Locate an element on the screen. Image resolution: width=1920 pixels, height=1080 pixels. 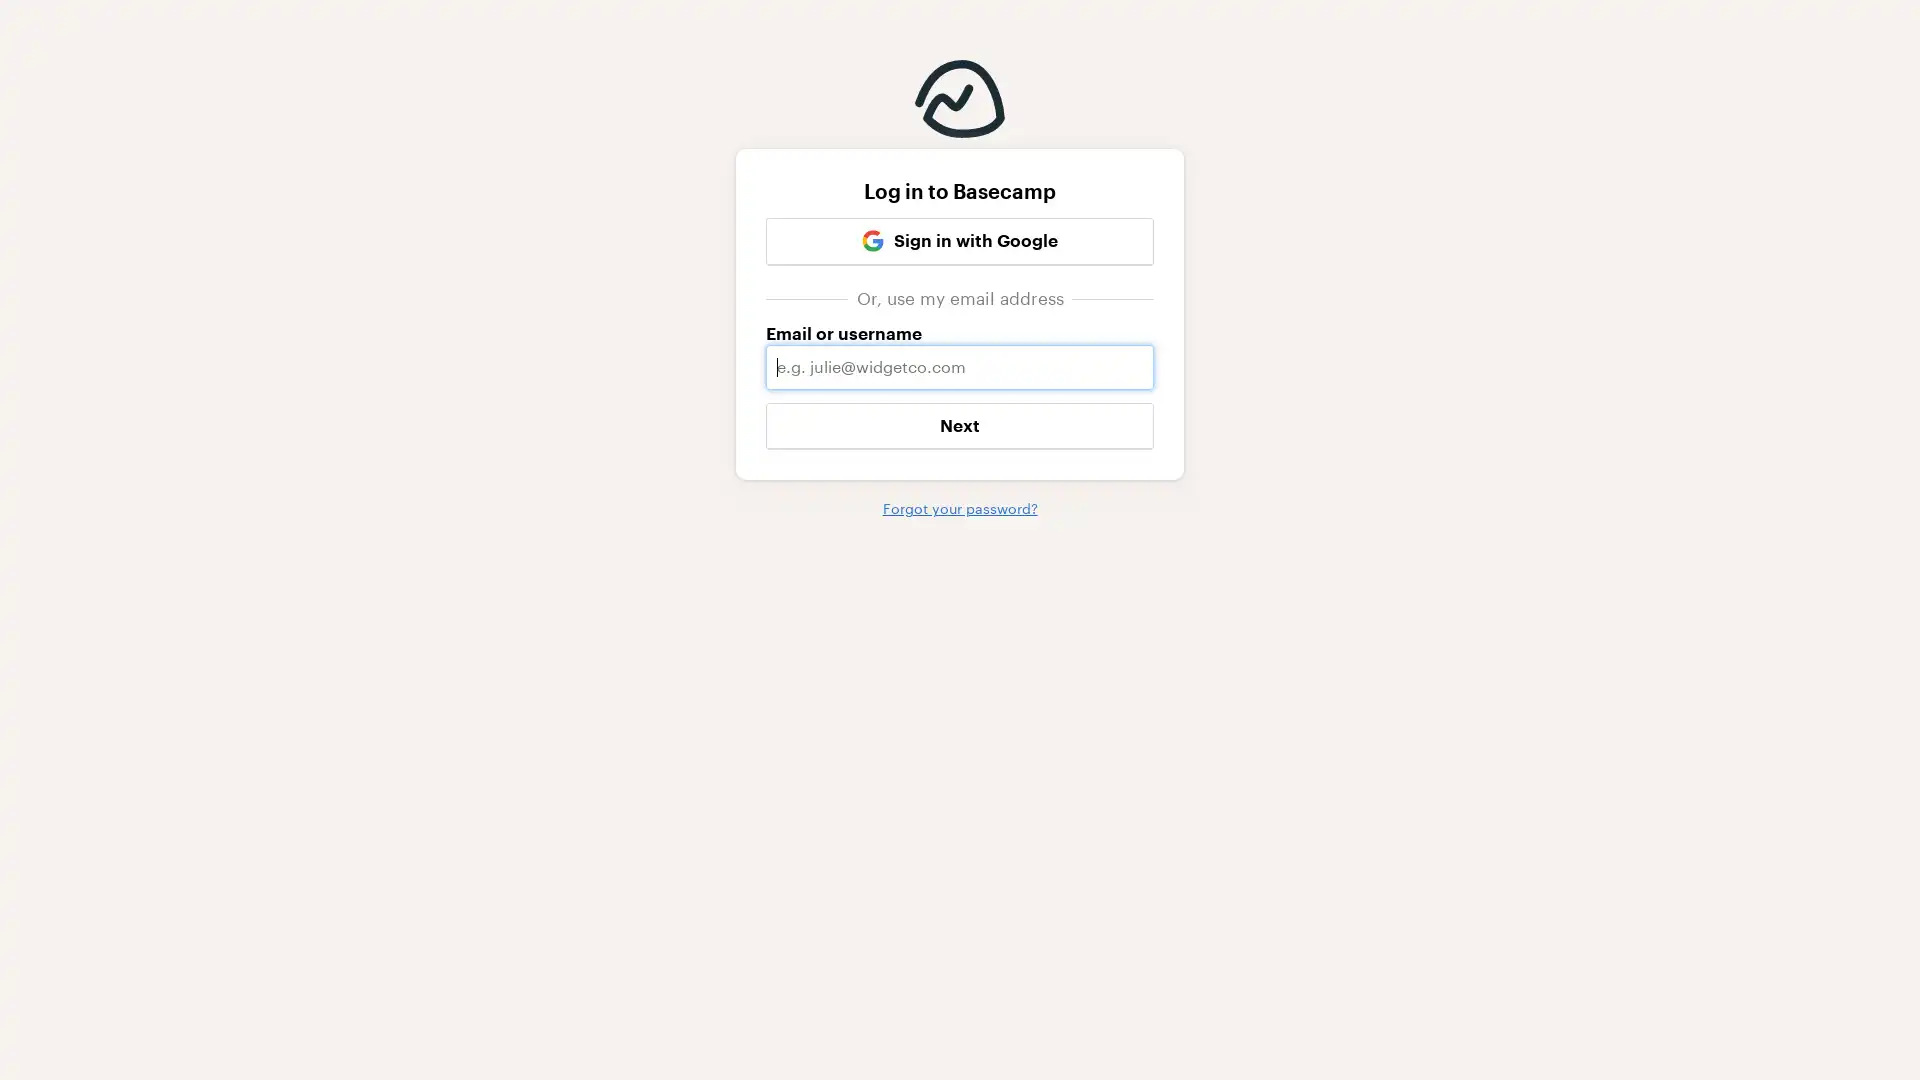
Next is located at coordinates (960, 425).